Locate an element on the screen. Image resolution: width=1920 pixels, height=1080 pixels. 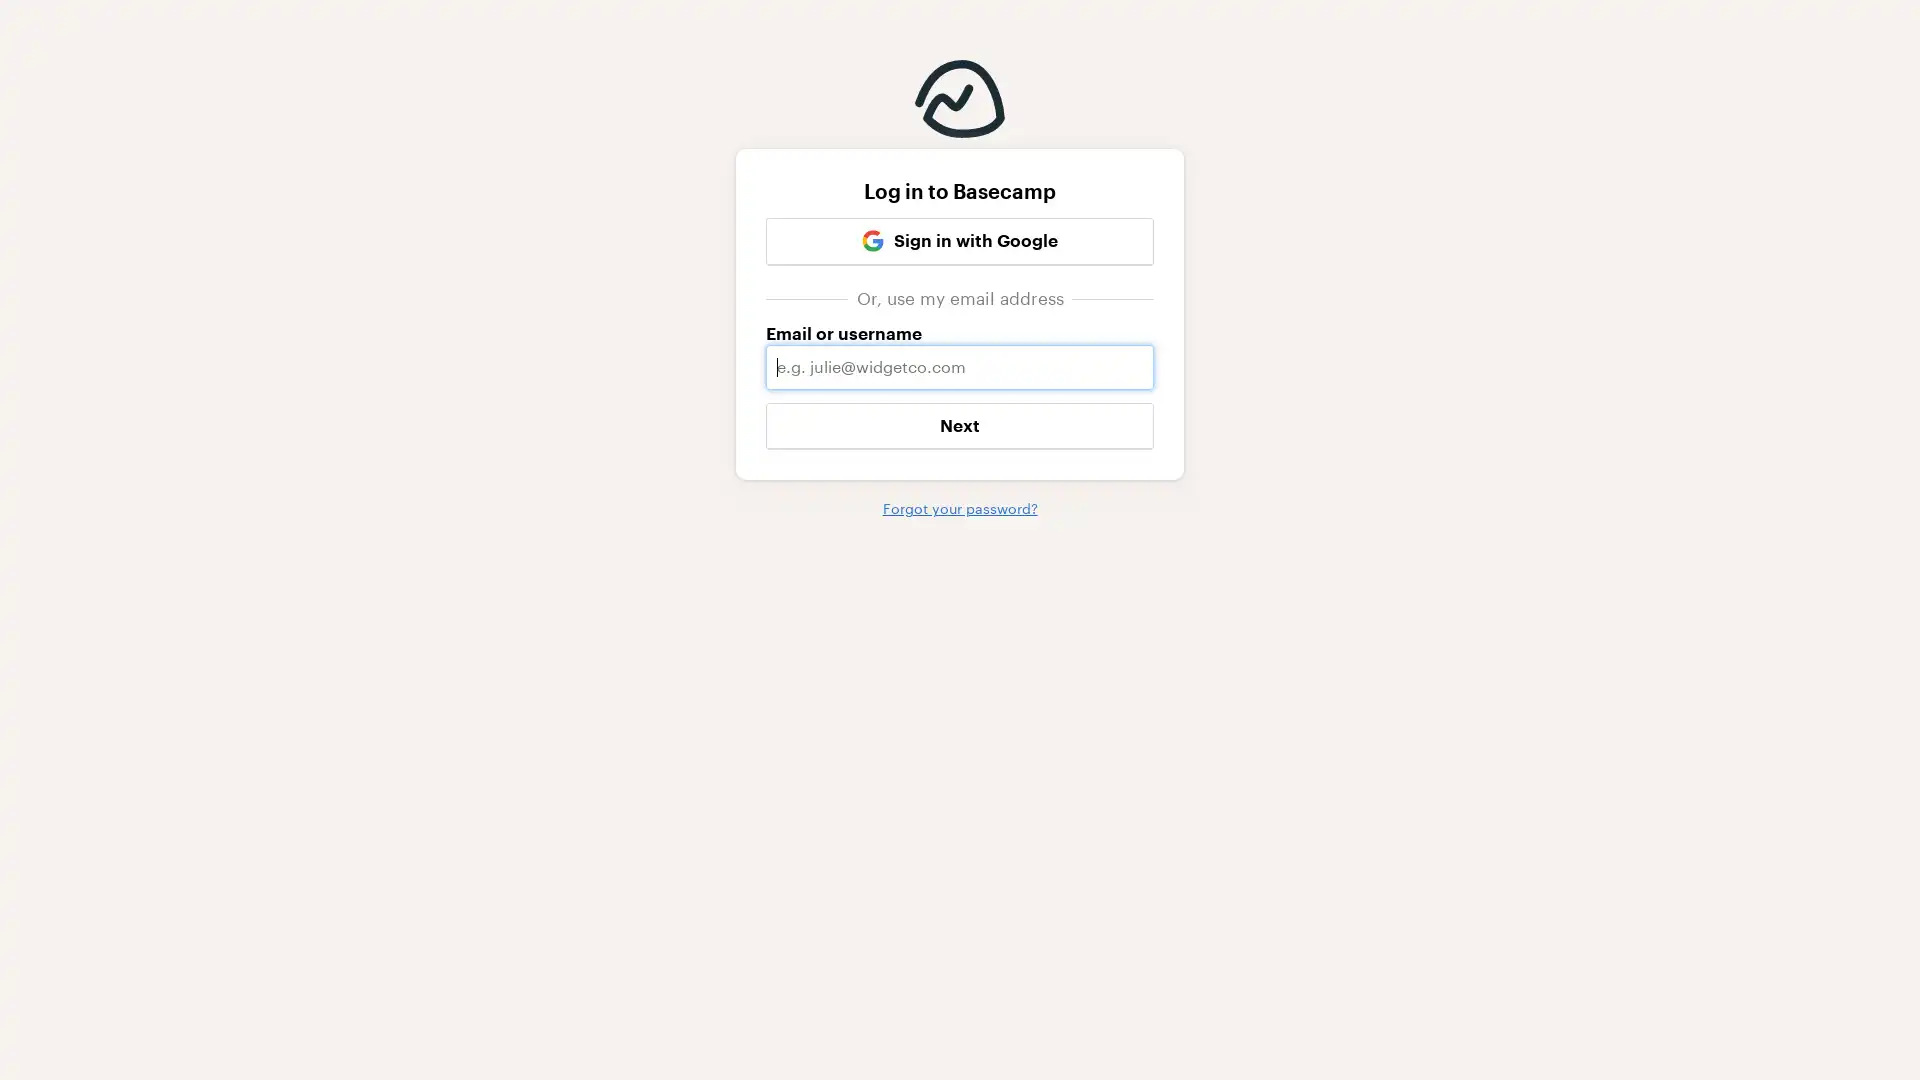
Next is located at coordinates (960, 425).